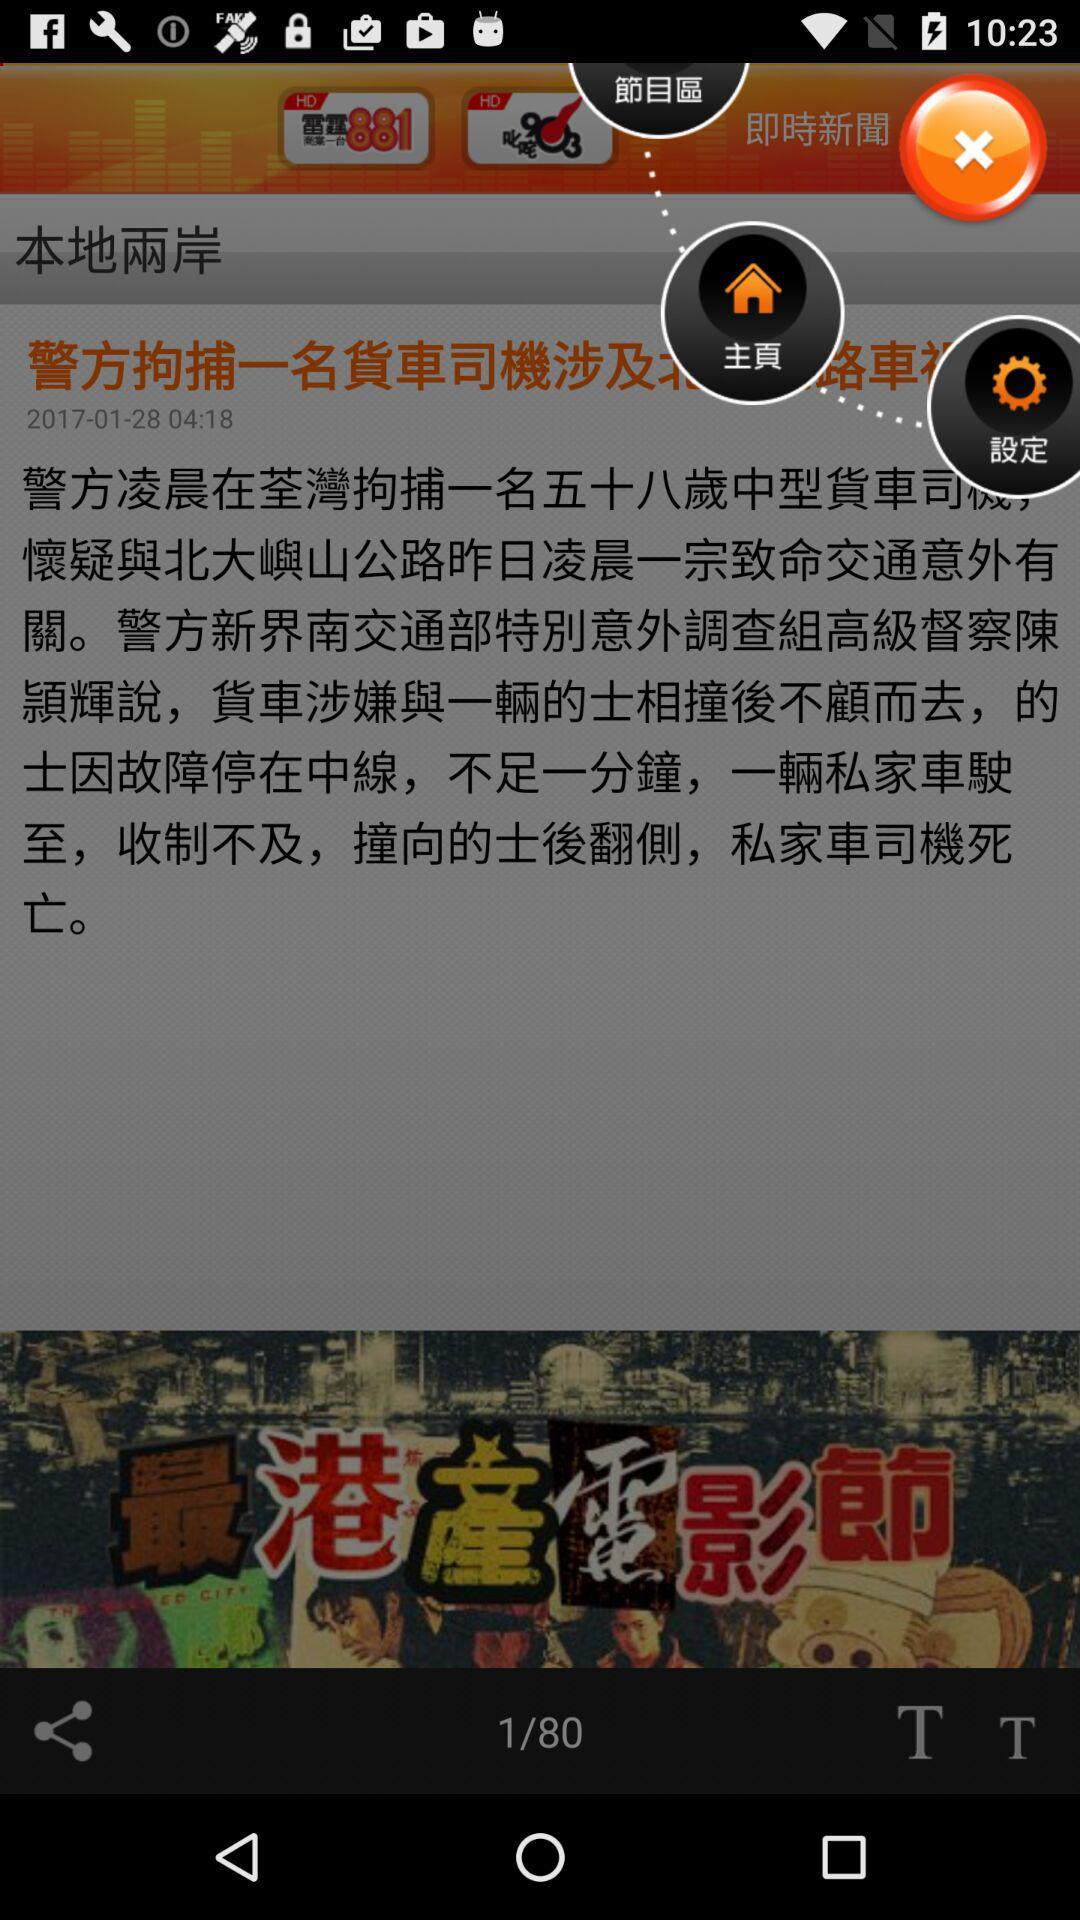 This screenshot has width=1080, height=1920. Describe the element at coordinates (919, 1851) in the screenshot. I see `the font icon` at that location.